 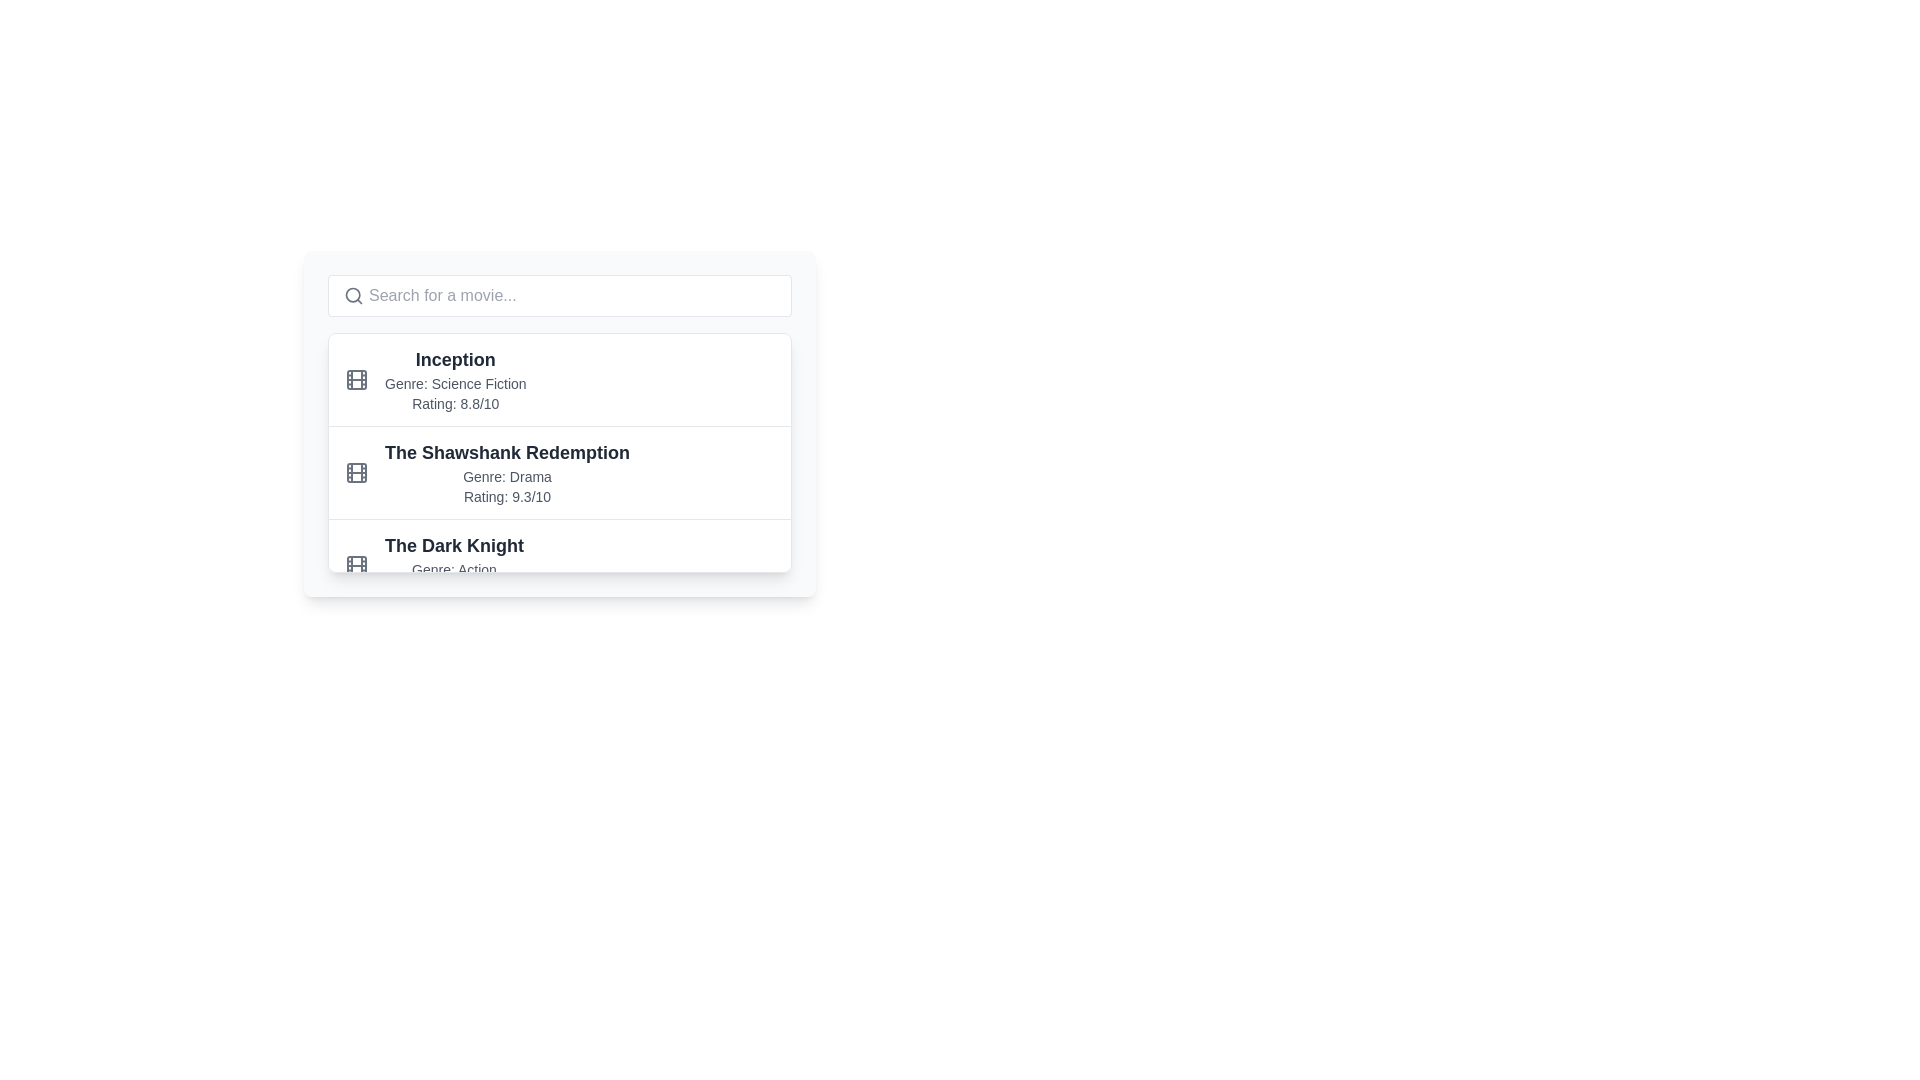 I want to click on the decorative SVG rectangle representing part of the film reel graphic for the movie 'The Dark Knight', located at the center-left of the film reel icon, so click(x=356, y=566).